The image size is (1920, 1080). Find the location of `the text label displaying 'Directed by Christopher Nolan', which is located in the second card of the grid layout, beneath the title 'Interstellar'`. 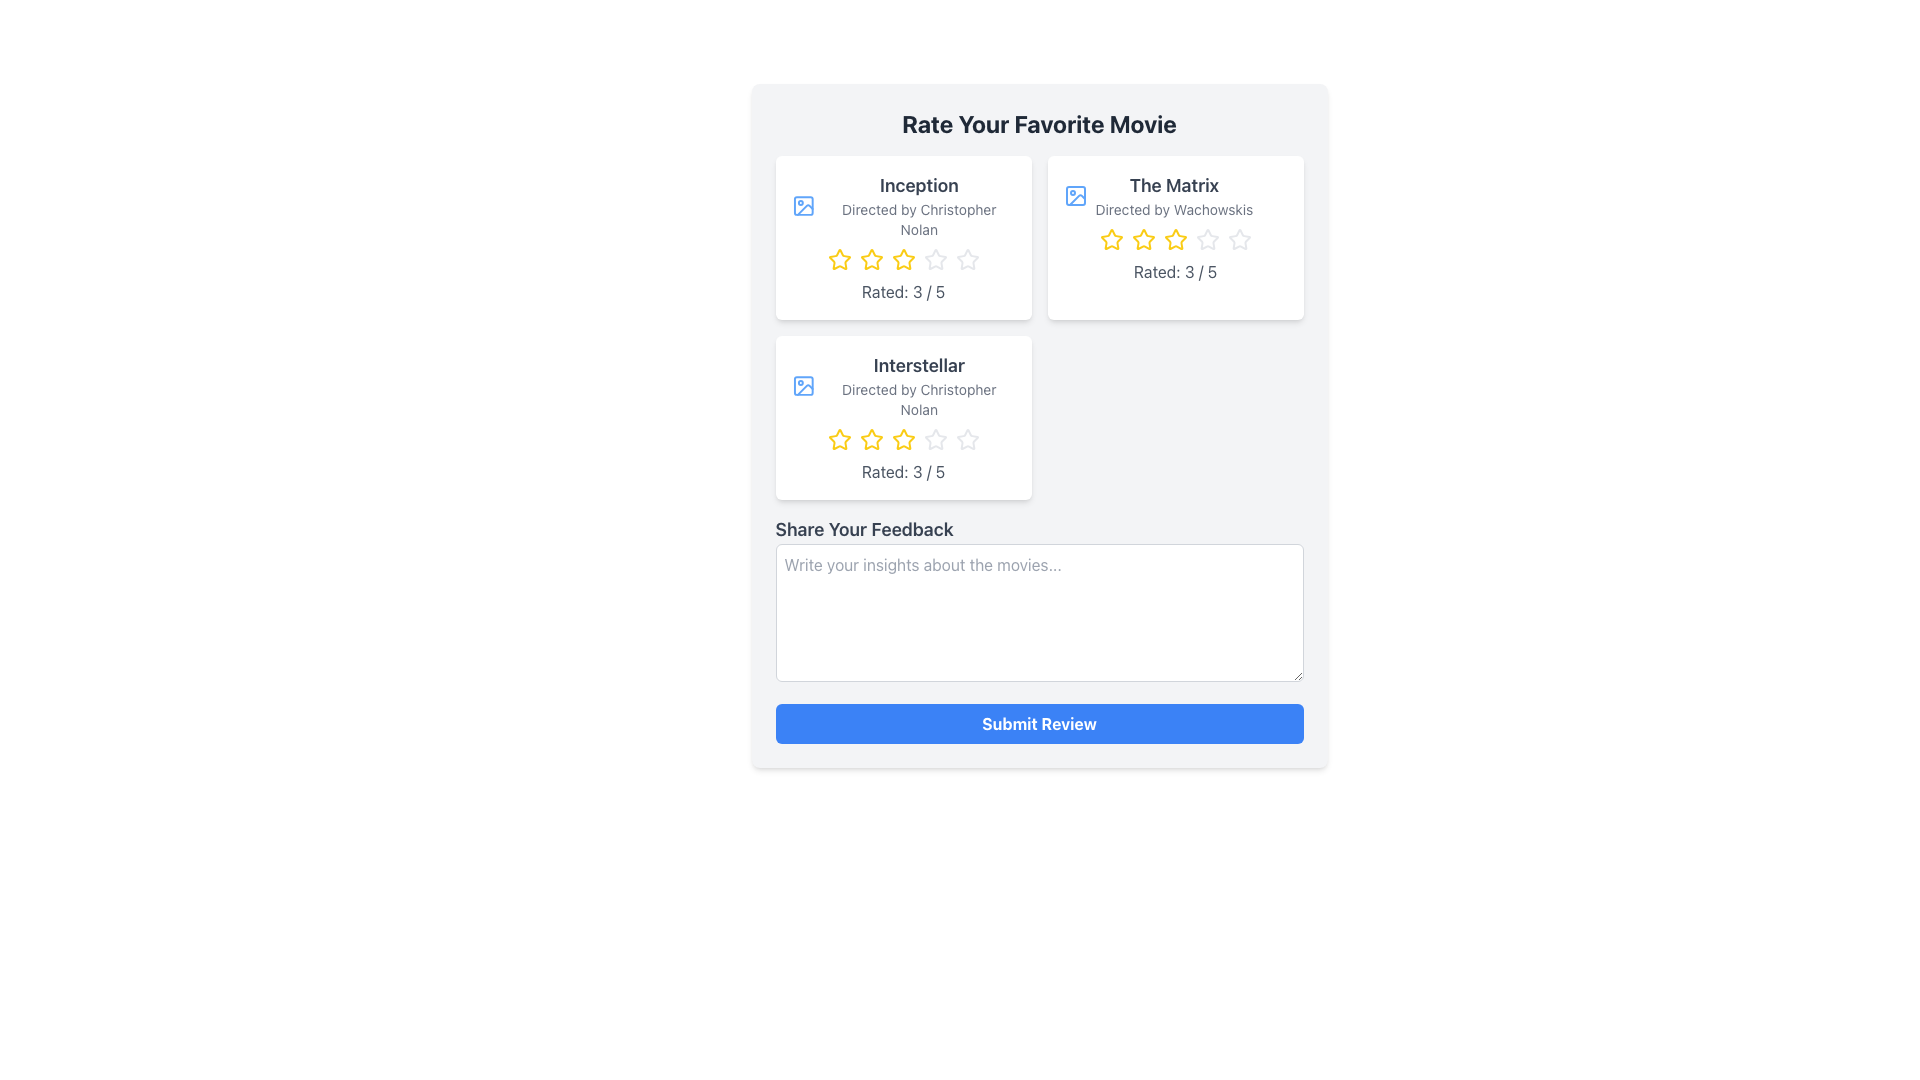

the text label displaying 'Directed by Christopher Nolan', which is located in the second card of the grid layout, beneath the title 'Interstellar' is located at coordinates (918, 400).